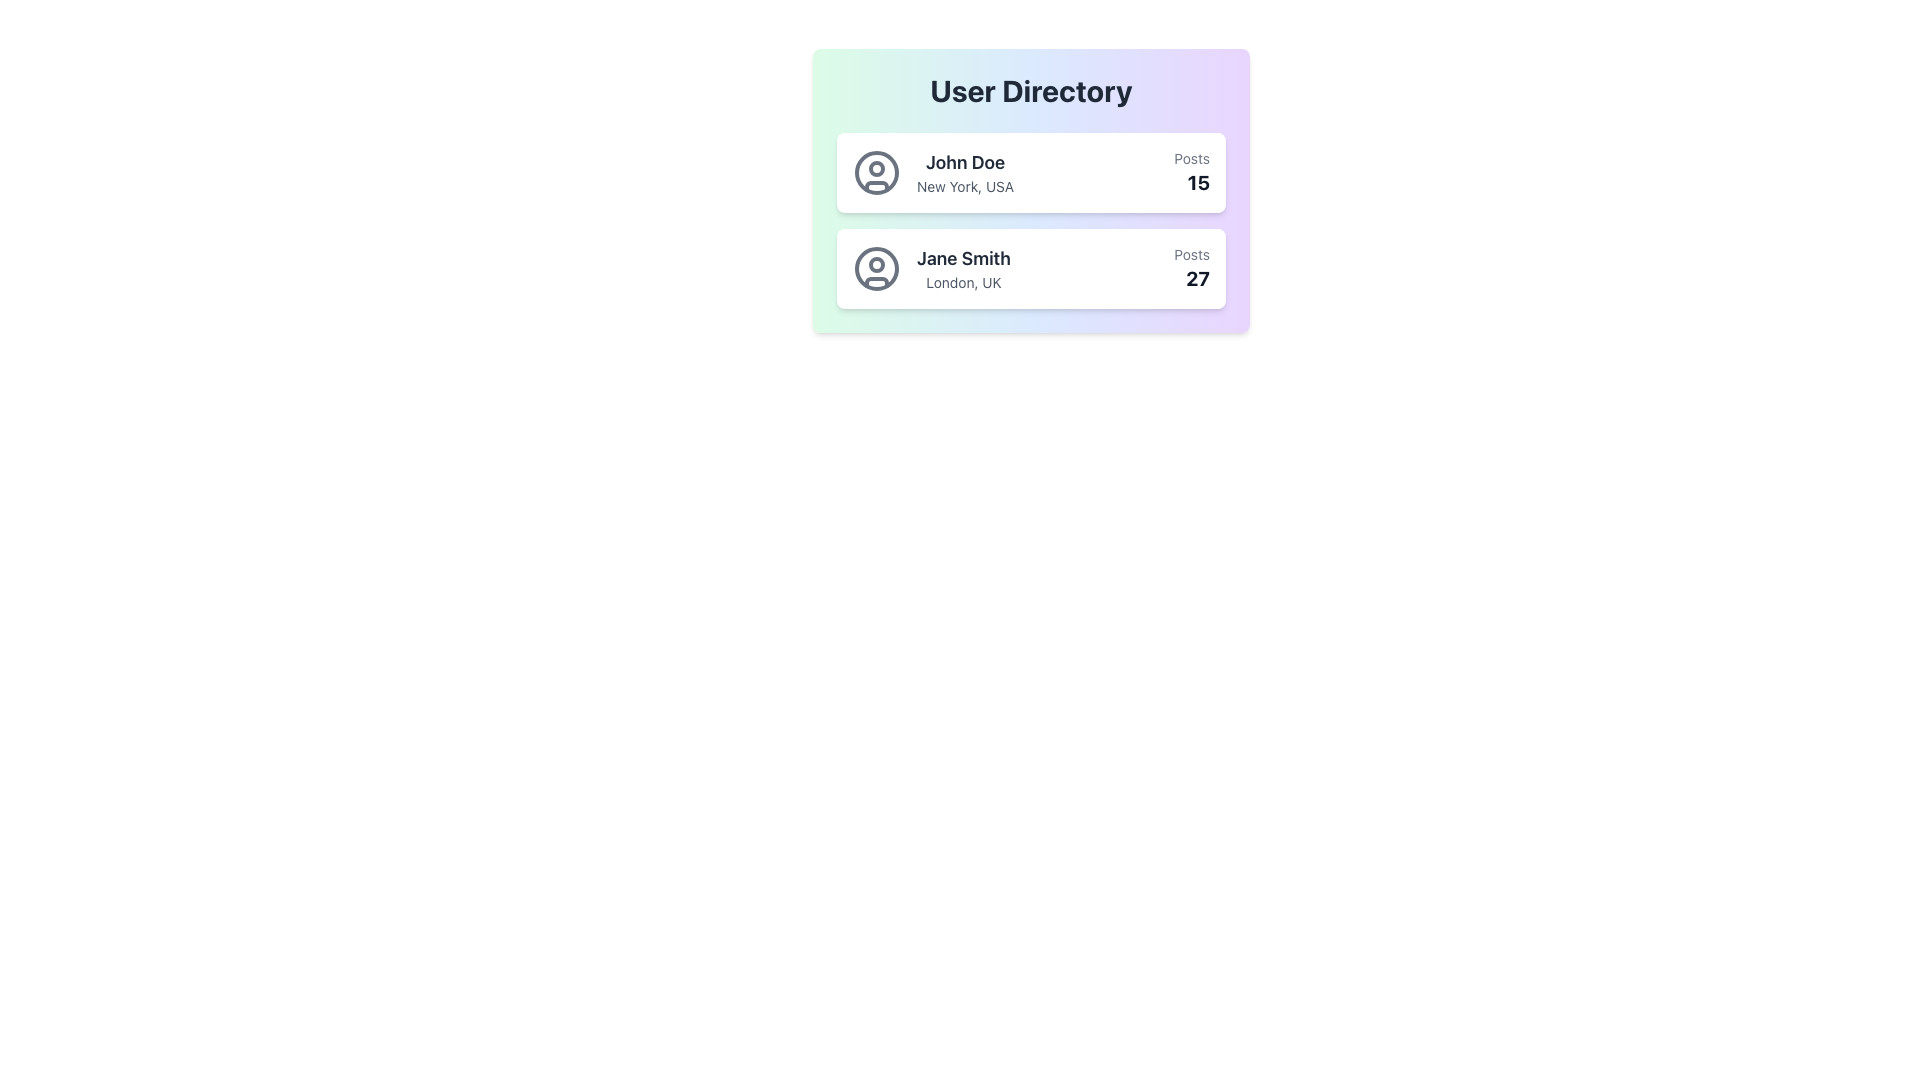 This screenshot has height=1080, width=1920. I want to click on the 'Posts' text display showing the number '15' on John Doe's user card, located at the top-right corner, so click(1192, 172).